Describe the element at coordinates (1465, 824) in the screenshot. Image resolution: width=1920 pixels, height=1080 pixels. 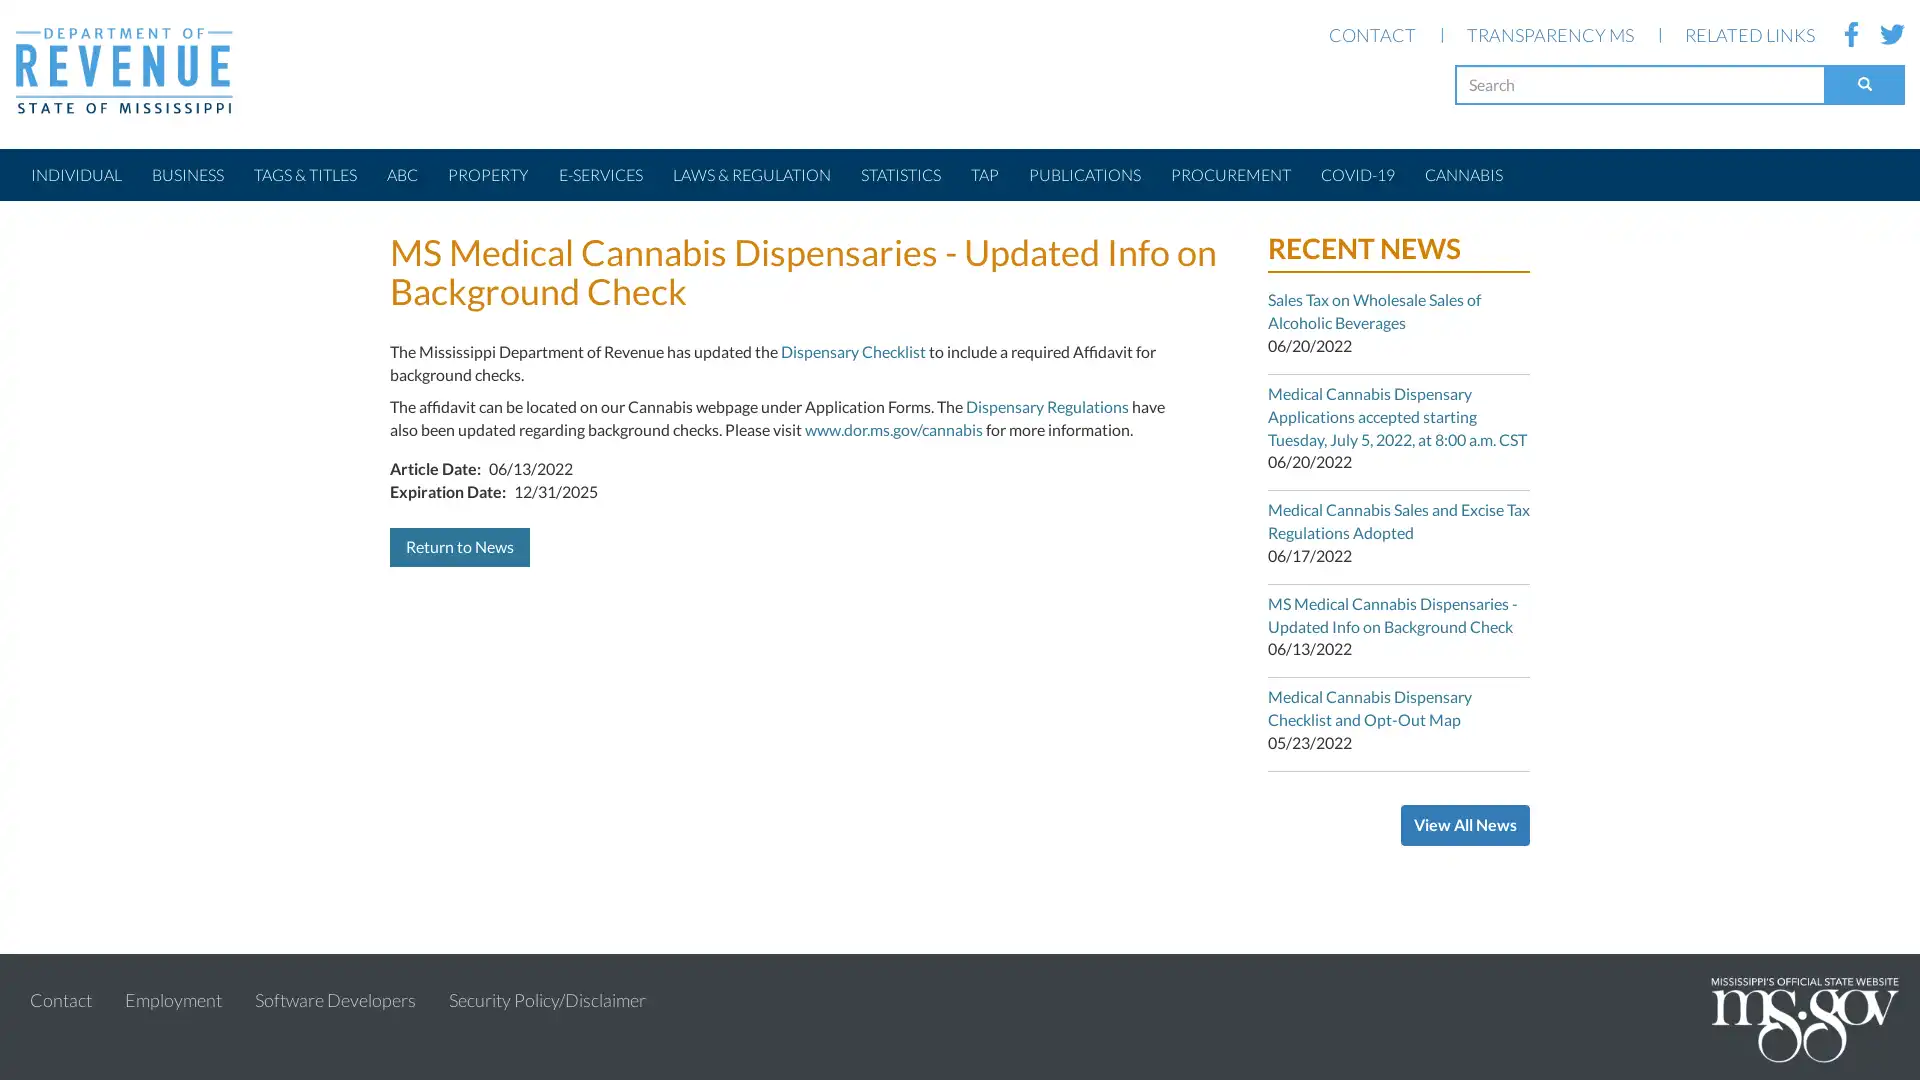
I see `View All News` at that location.